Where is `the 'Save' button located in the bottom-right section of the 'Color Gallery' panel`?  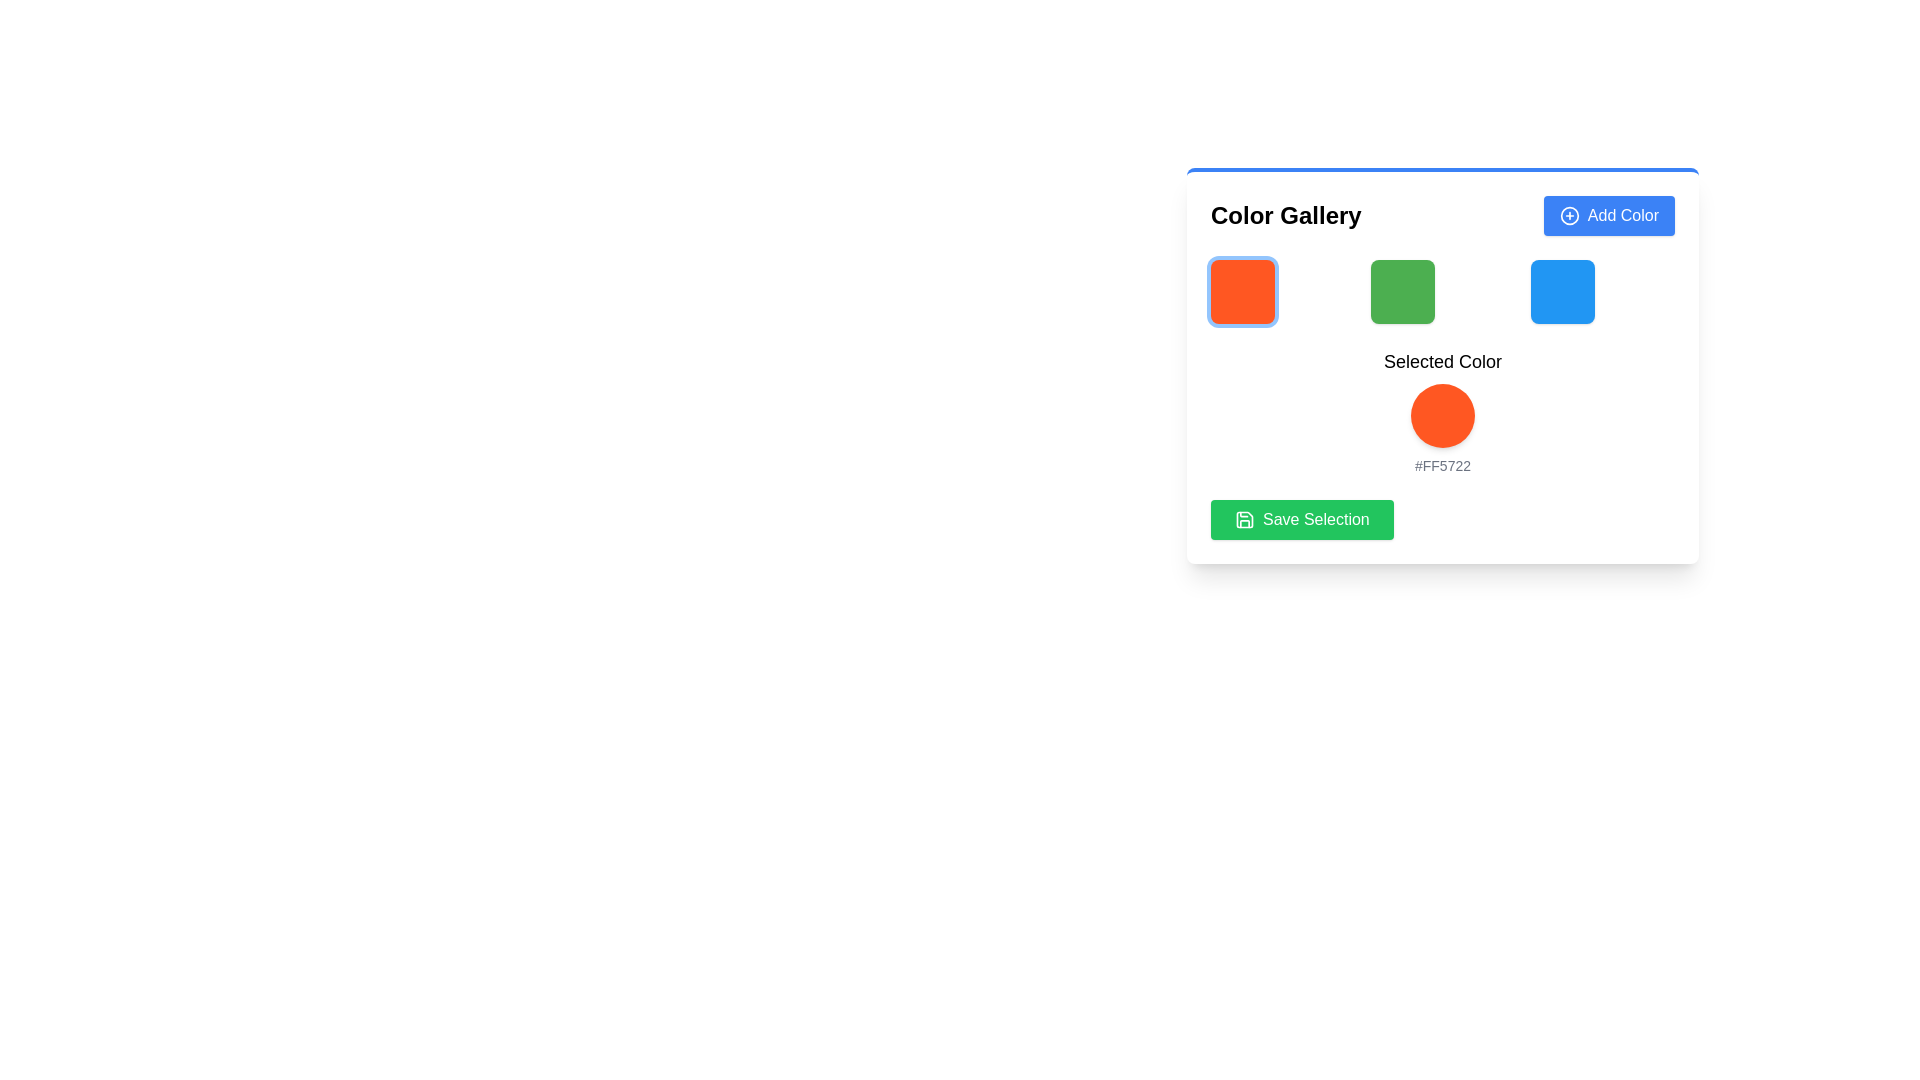 the 'Save' button located in the bottom-right section of the 'Color Gallery' panel is located at coordinates (1301, 519).